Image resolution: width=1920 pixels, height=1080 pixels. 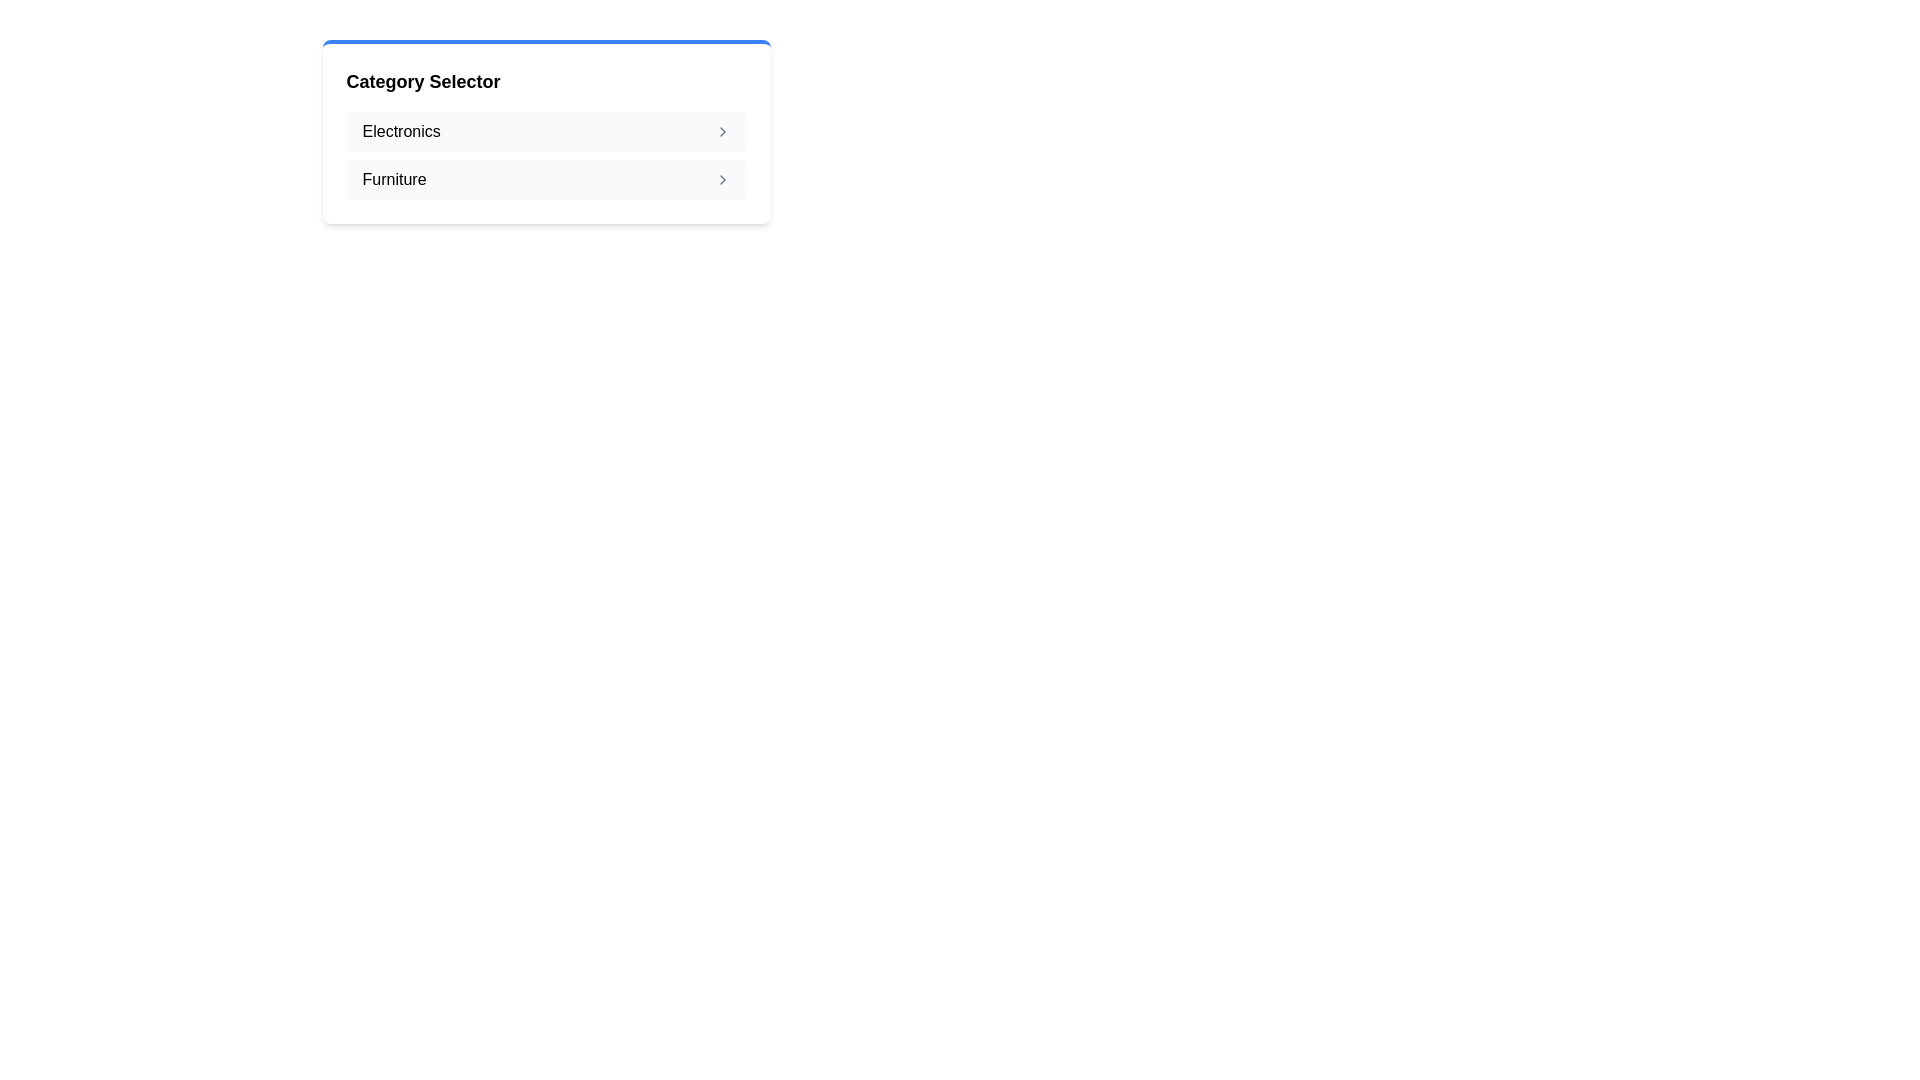 I want to click on the arrow icon located at the extreme right of the row labeled 'Furniture', so click(x=721, y=180).